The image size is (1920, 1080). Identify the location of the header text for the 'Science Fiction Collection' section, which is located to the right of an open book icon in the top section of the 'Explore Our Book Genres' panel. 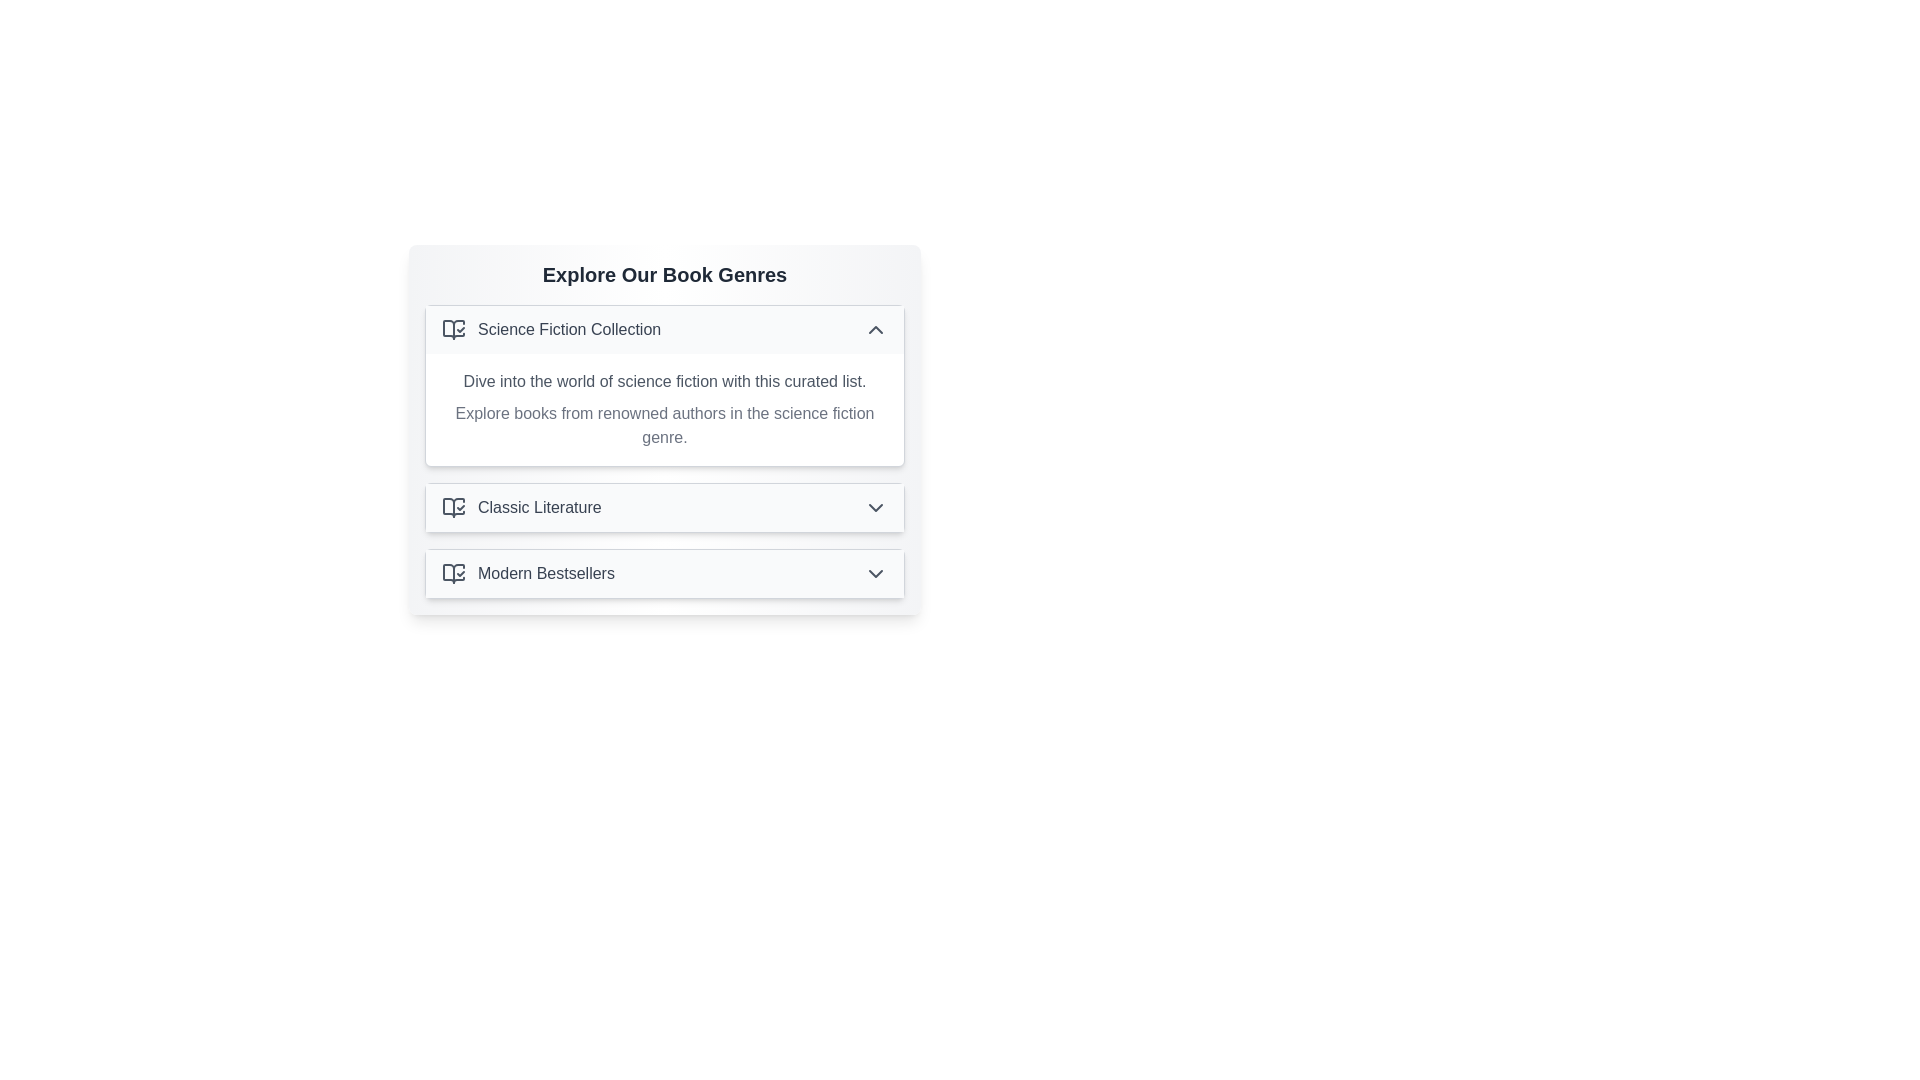
(568, 329).